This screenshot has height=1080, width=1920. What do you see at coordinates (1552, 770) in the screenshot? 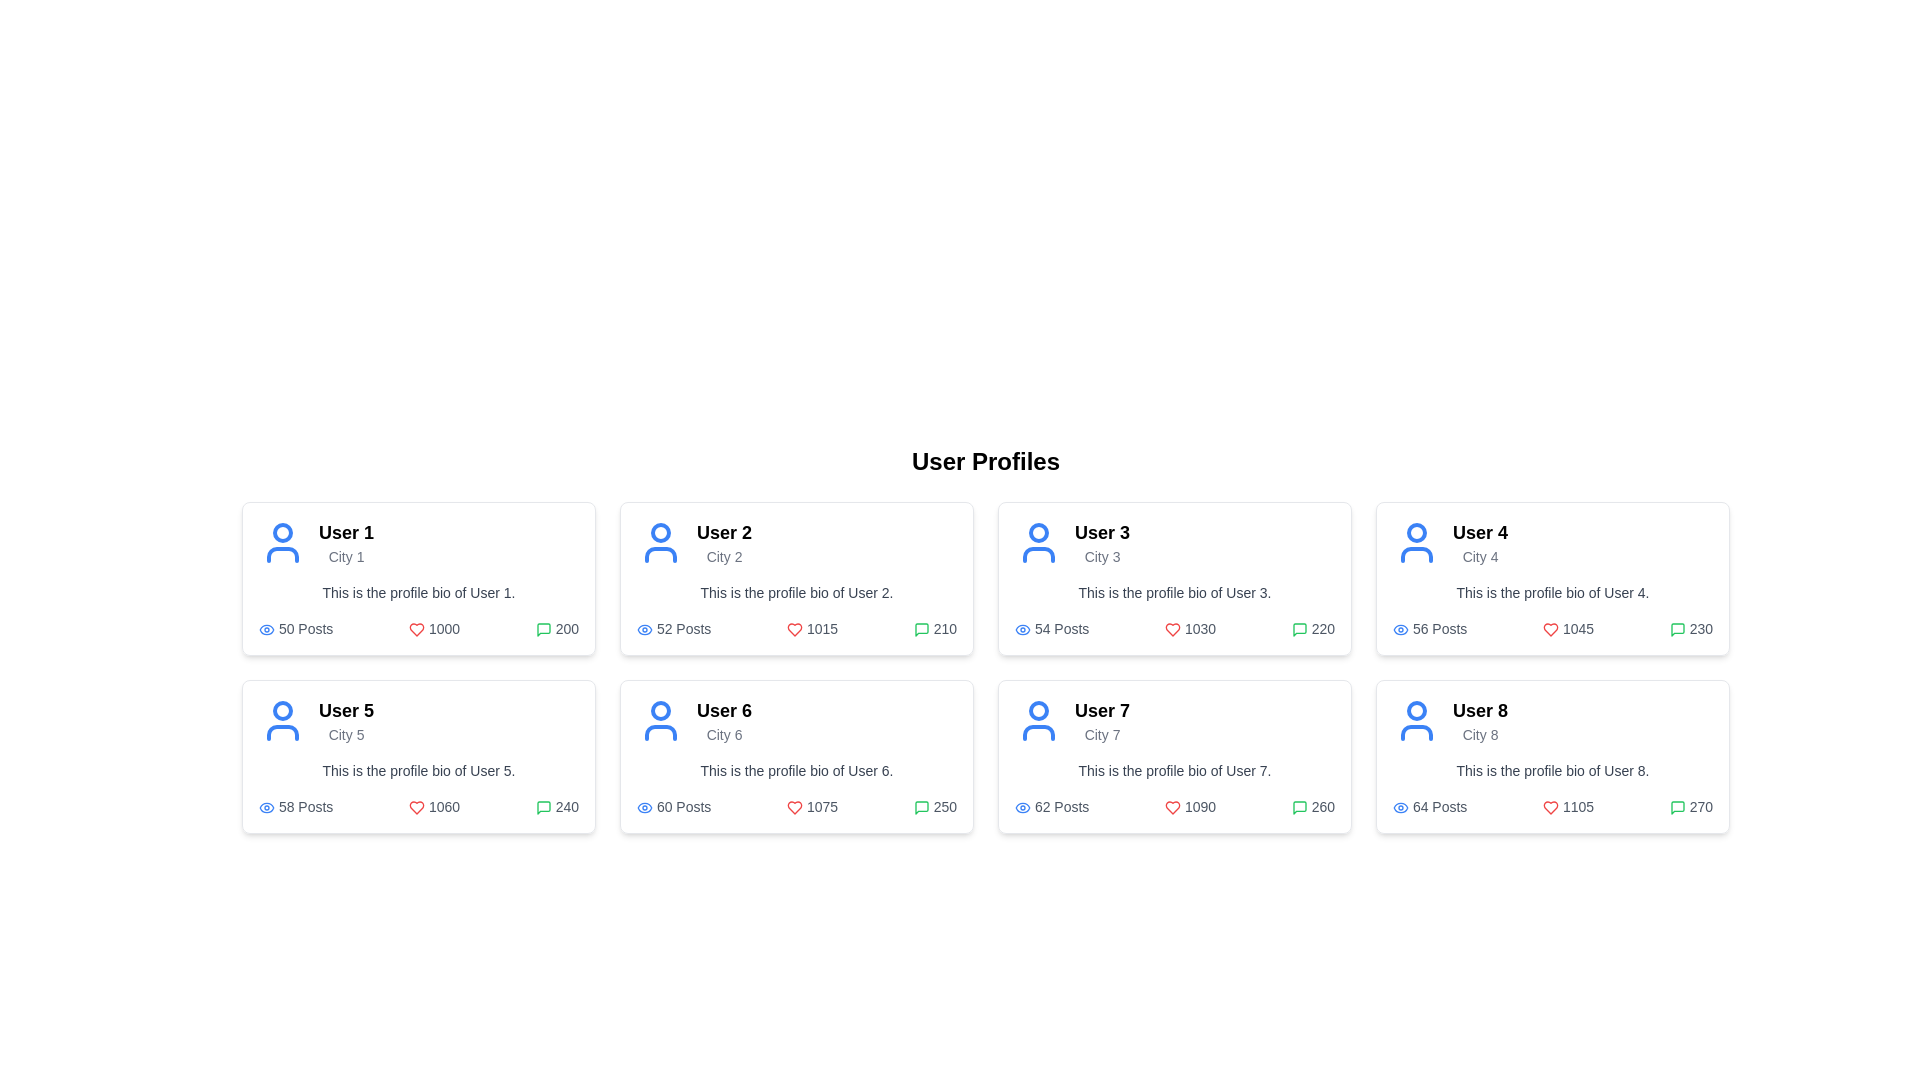
I see `profile bio text for User 8, which is a single line of gray text stating 'This is the profile bio of User 8.' positioned below the user's name and city information` at bounding box center [1552, 770].